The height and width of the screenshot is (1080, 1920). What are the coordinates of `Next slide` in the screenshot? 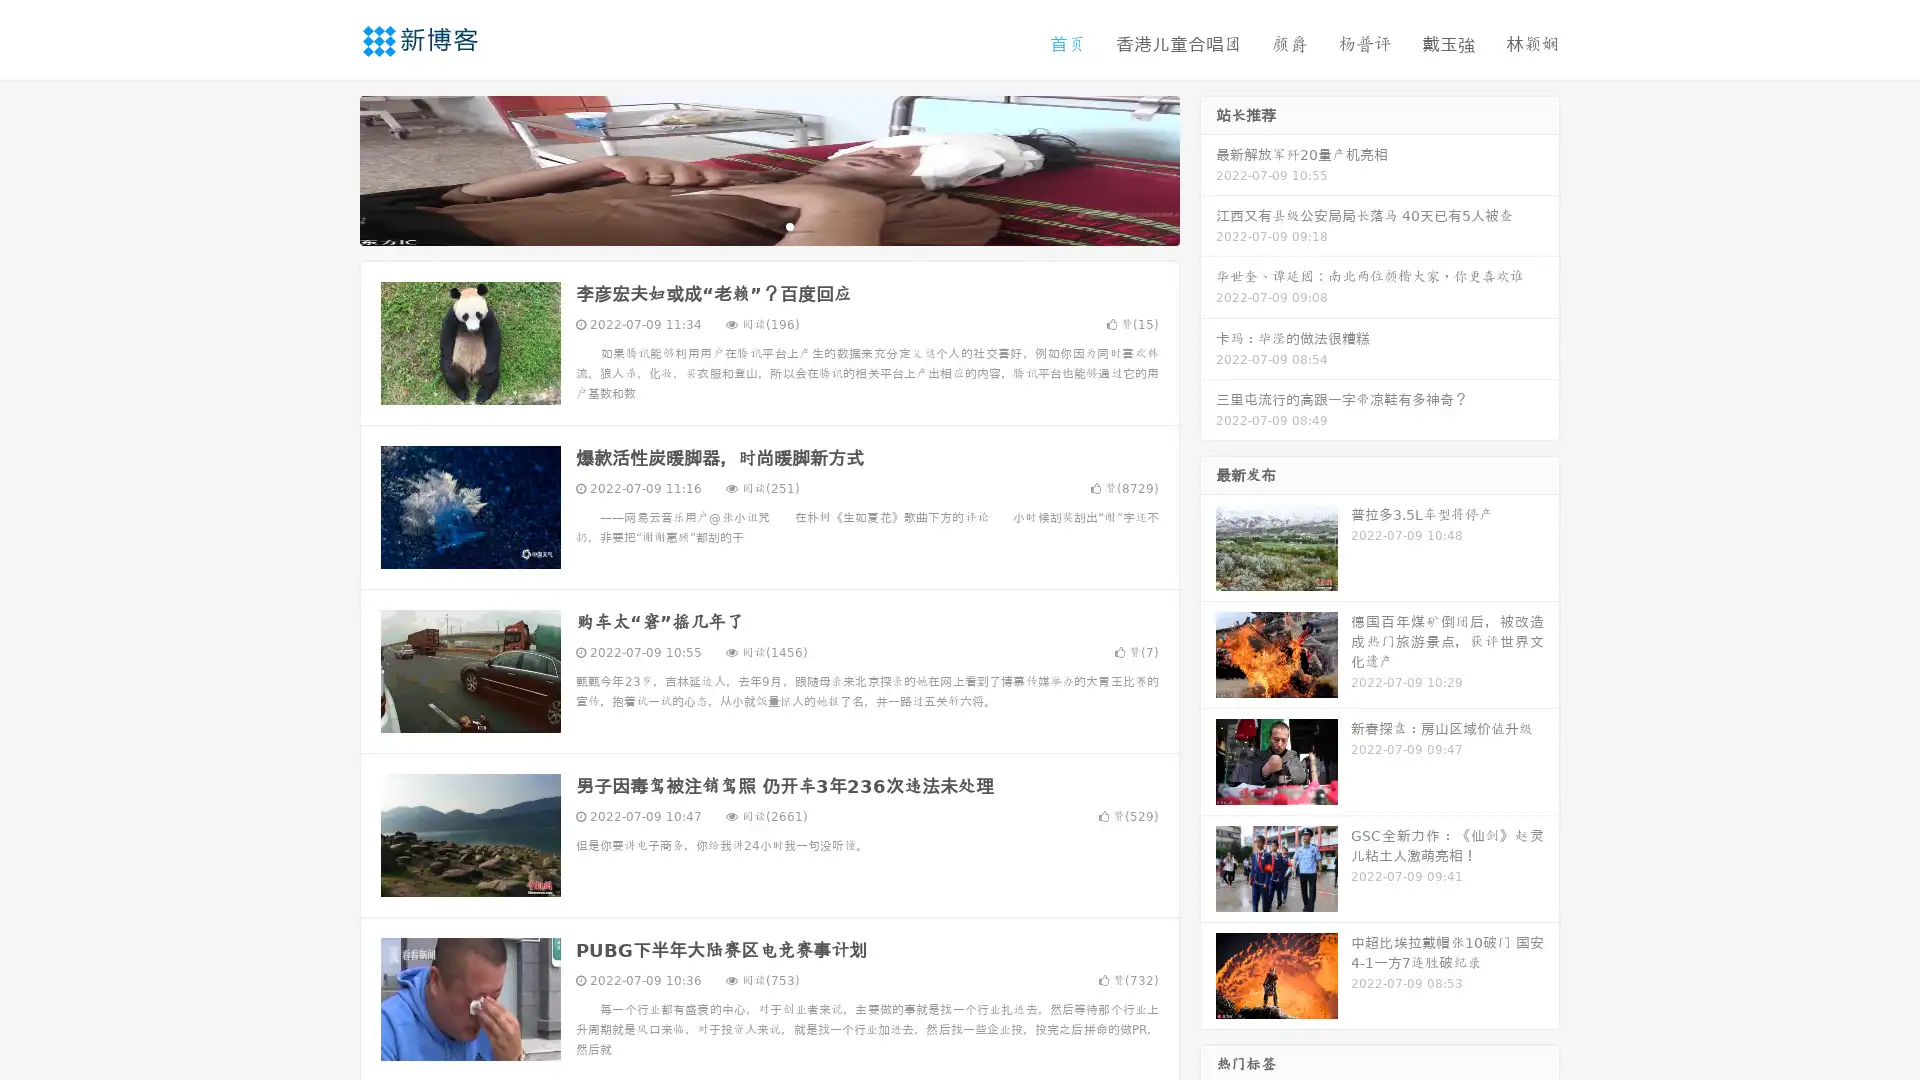 It's located at (1208, 168).